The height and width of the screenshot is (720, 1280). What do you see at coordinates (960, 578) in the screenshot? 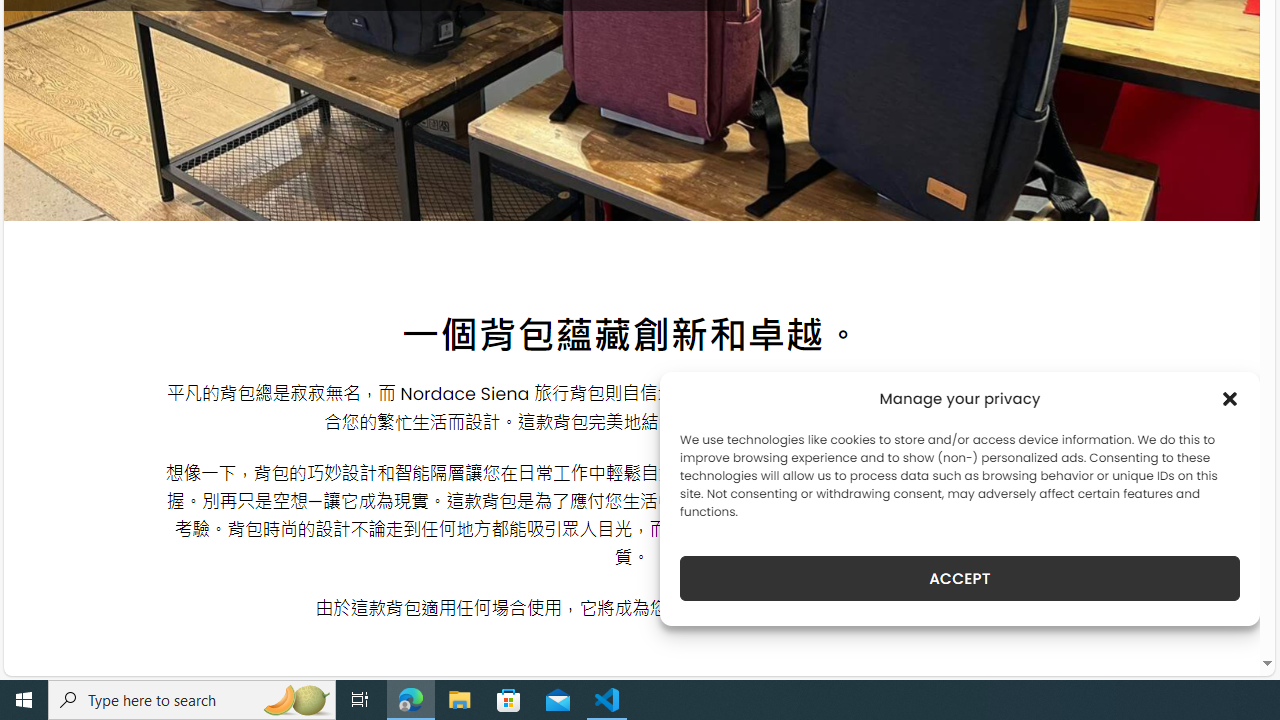
I see `'ACCEPT'` at bounding box center [960, 578].